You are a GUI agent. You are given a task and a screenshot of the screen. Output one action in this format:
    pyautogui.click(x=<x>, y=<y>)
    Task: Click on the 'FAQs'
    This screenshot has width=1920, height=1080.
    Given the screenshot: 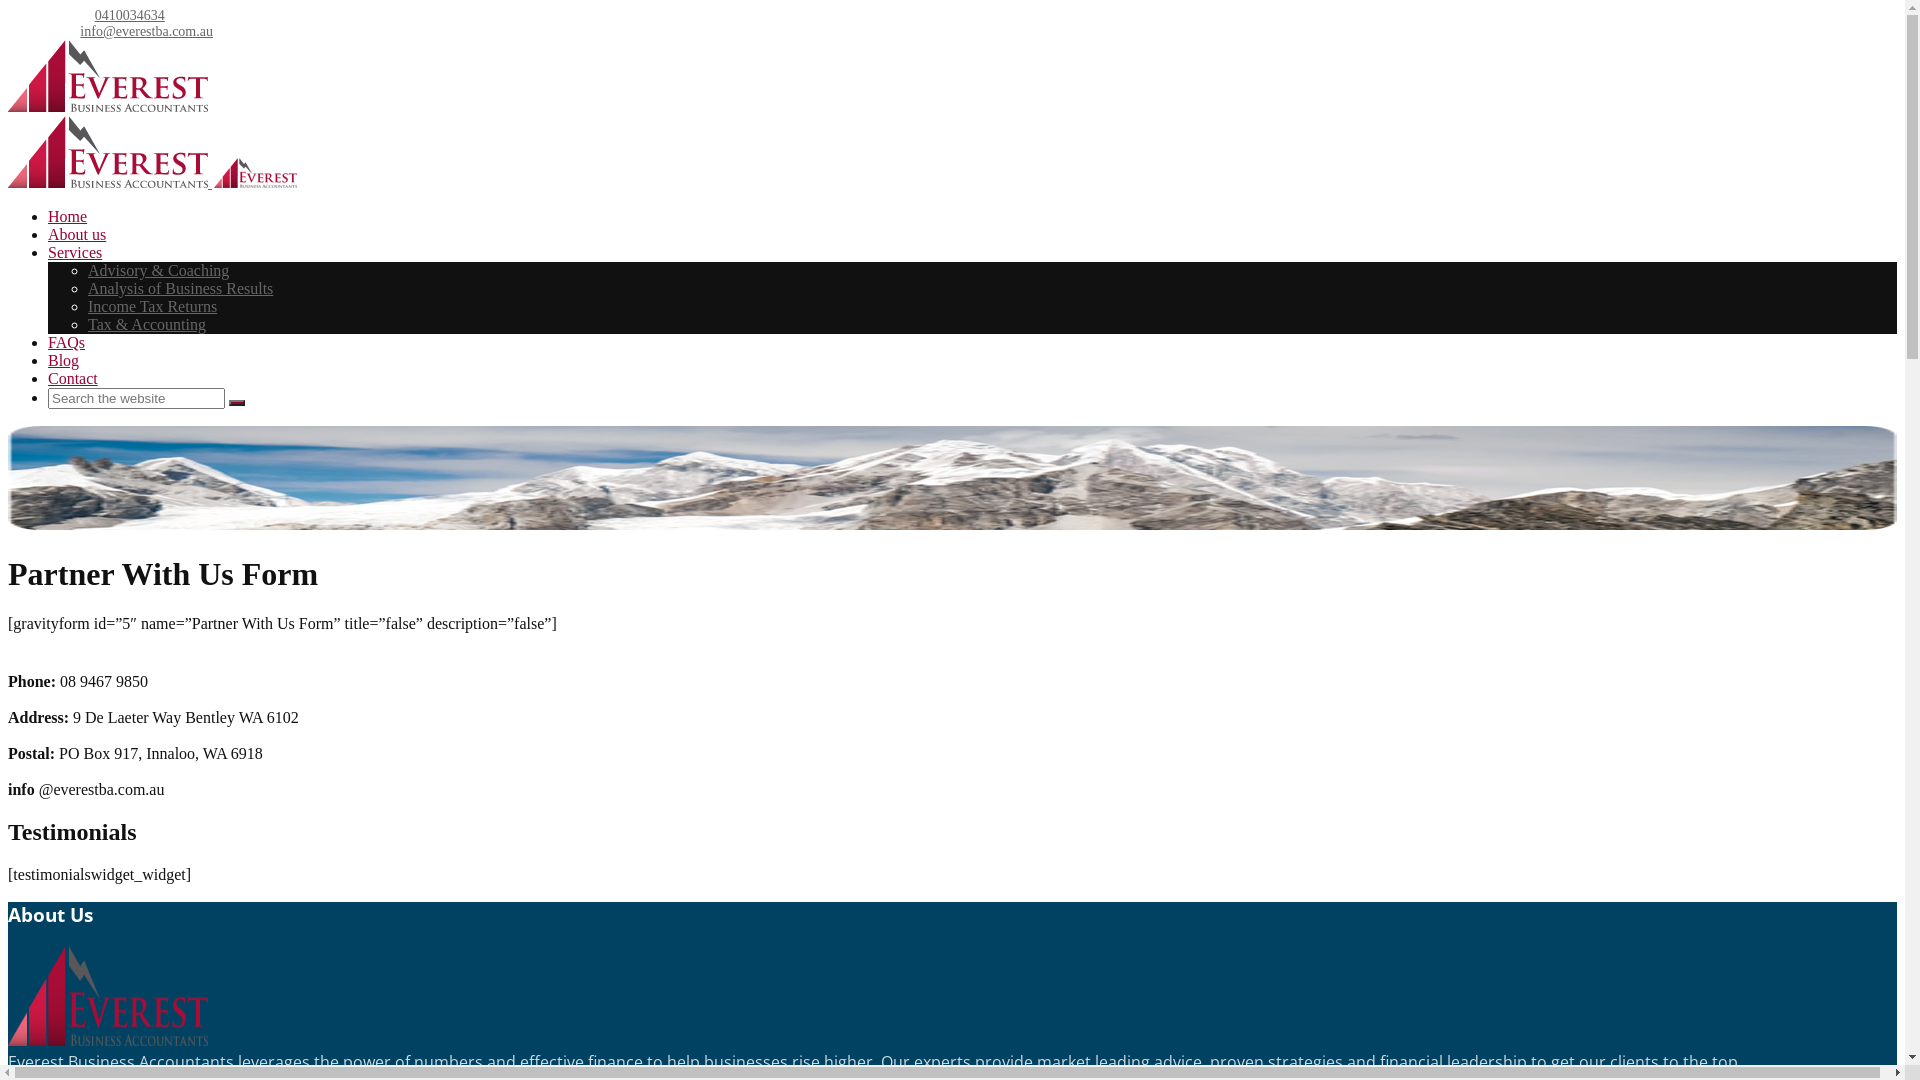 What is the action you would take?
    pyautogui.click(x=66, y=341)
    